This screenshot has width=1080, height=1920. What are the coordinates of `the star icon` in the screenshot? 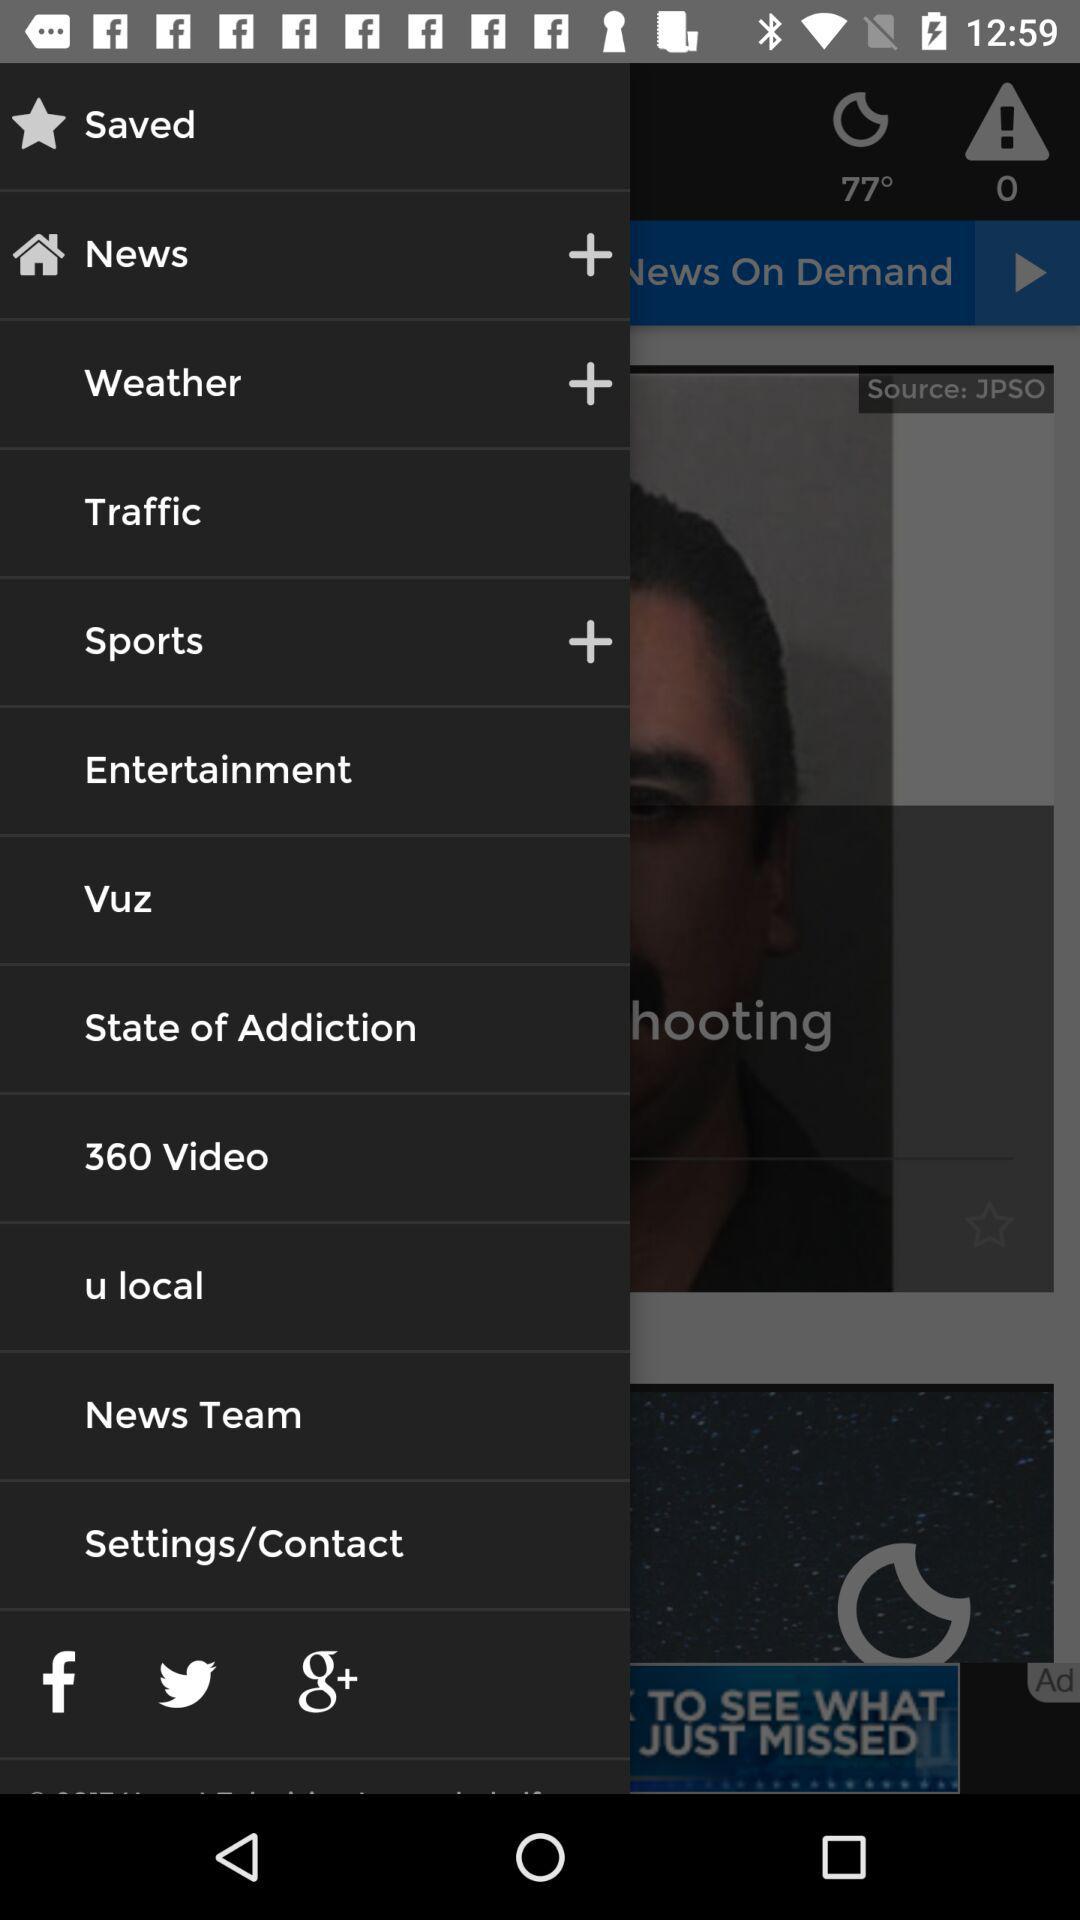 It's located at (72, 135).